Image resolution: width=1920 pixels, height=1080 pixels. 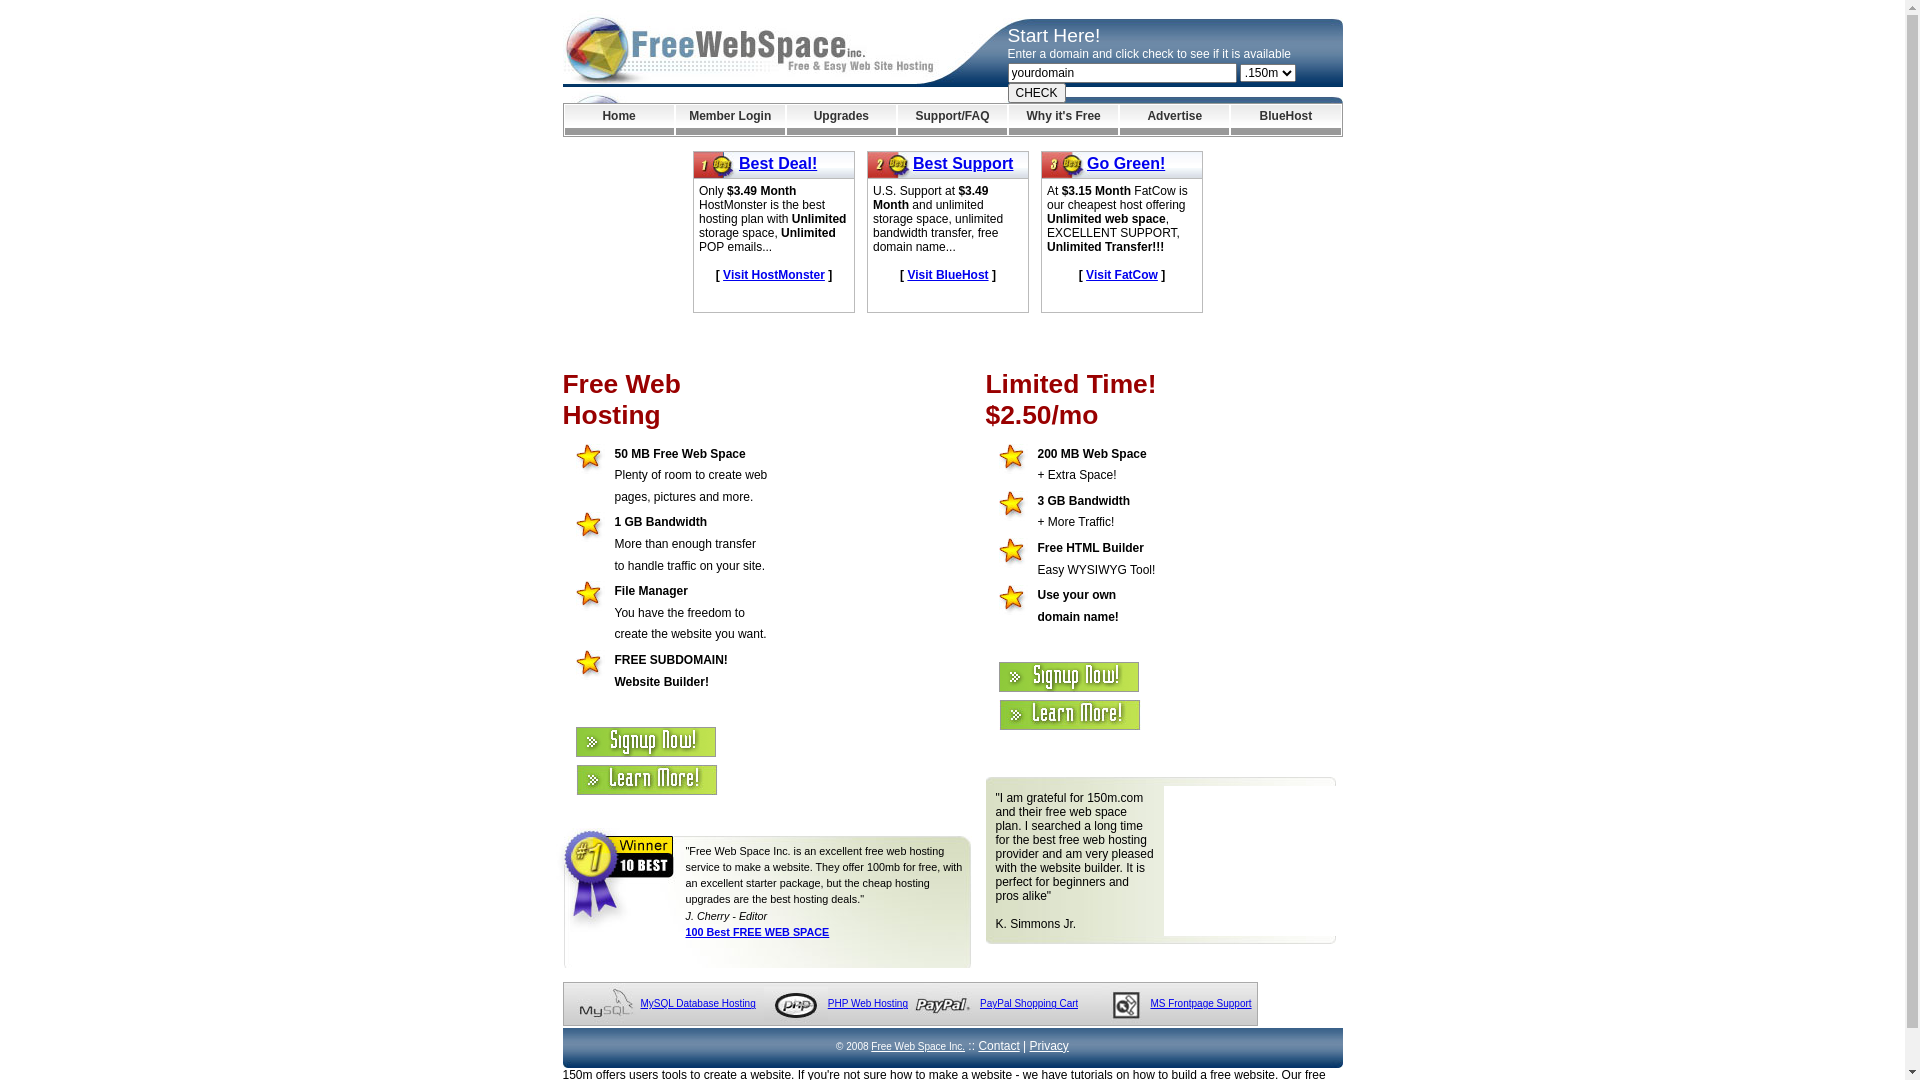 What do you see at coordinates (1008, 119) in the screenshot?
I see `'Why it's Free'` at bounding box center [1008, 119].